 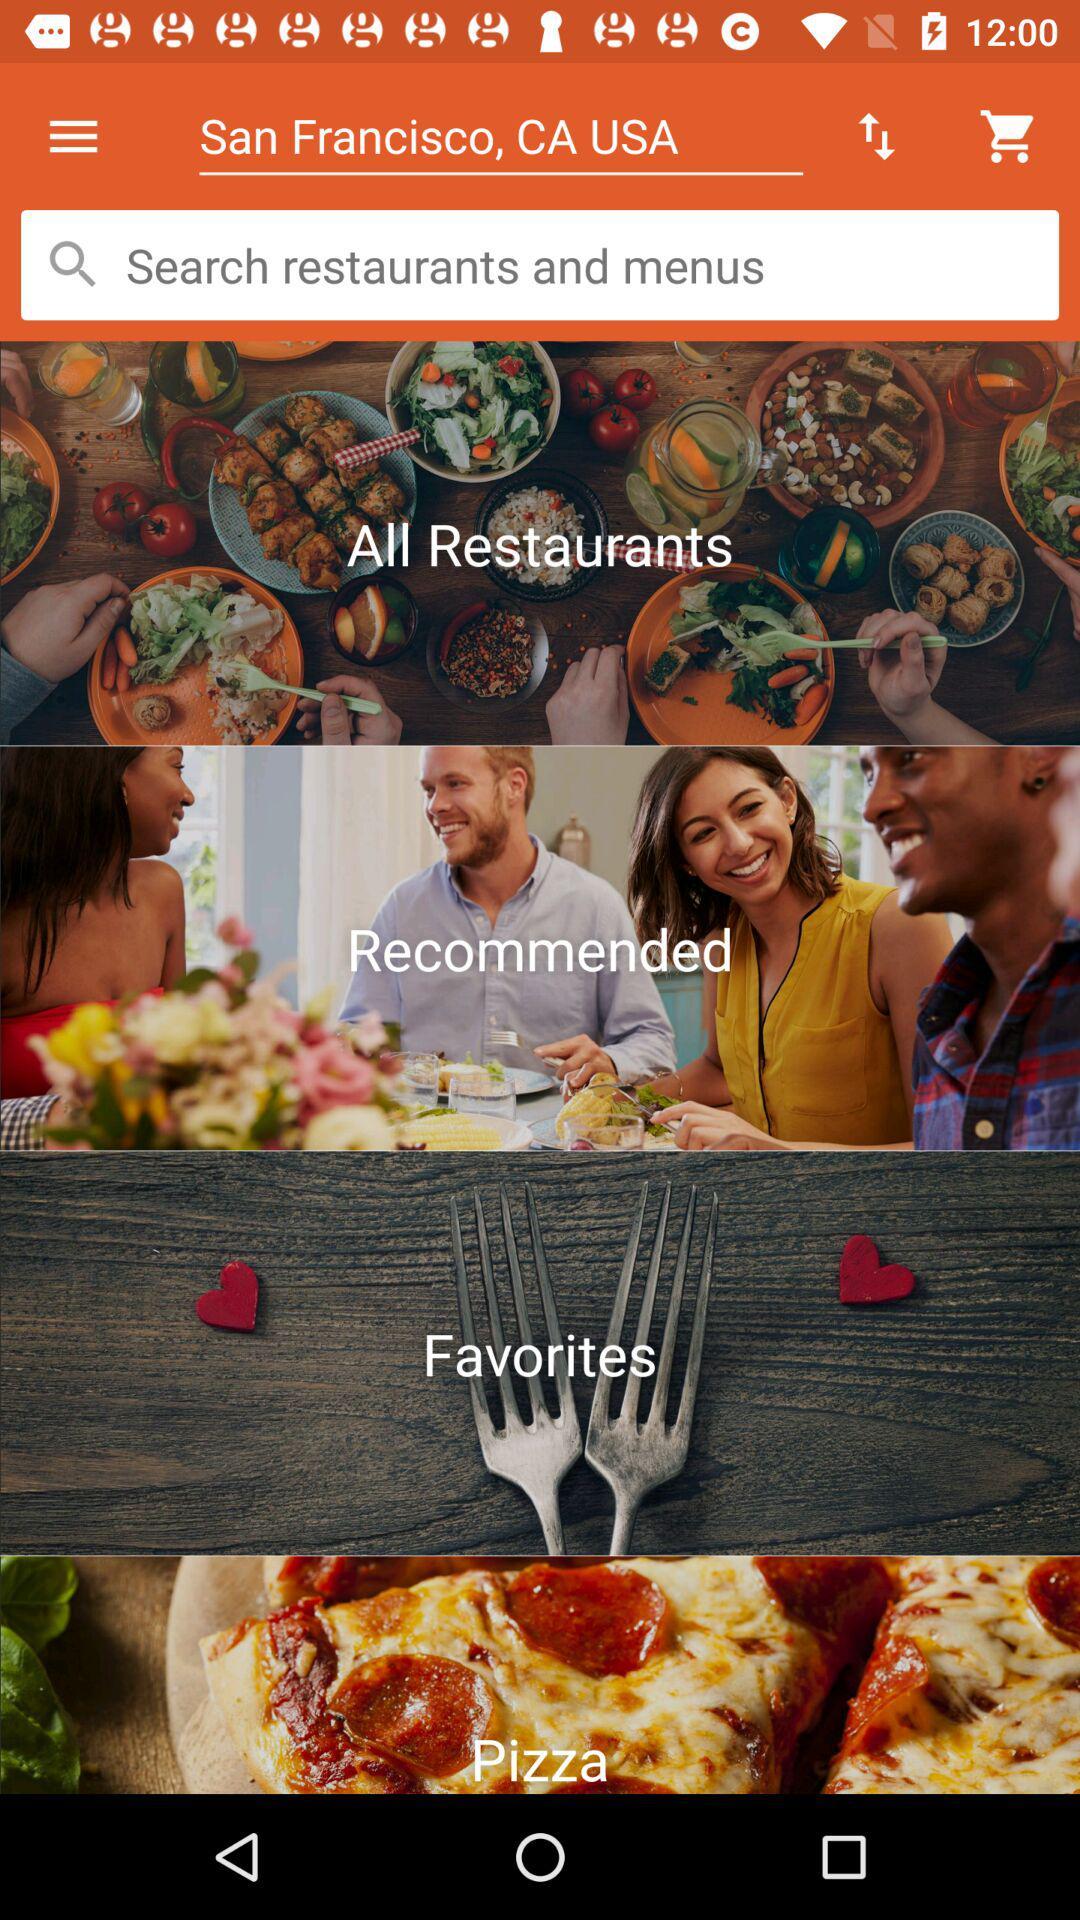 I want to click on the icon to the right of san francisco ca icon, so click(x=875, y=135).